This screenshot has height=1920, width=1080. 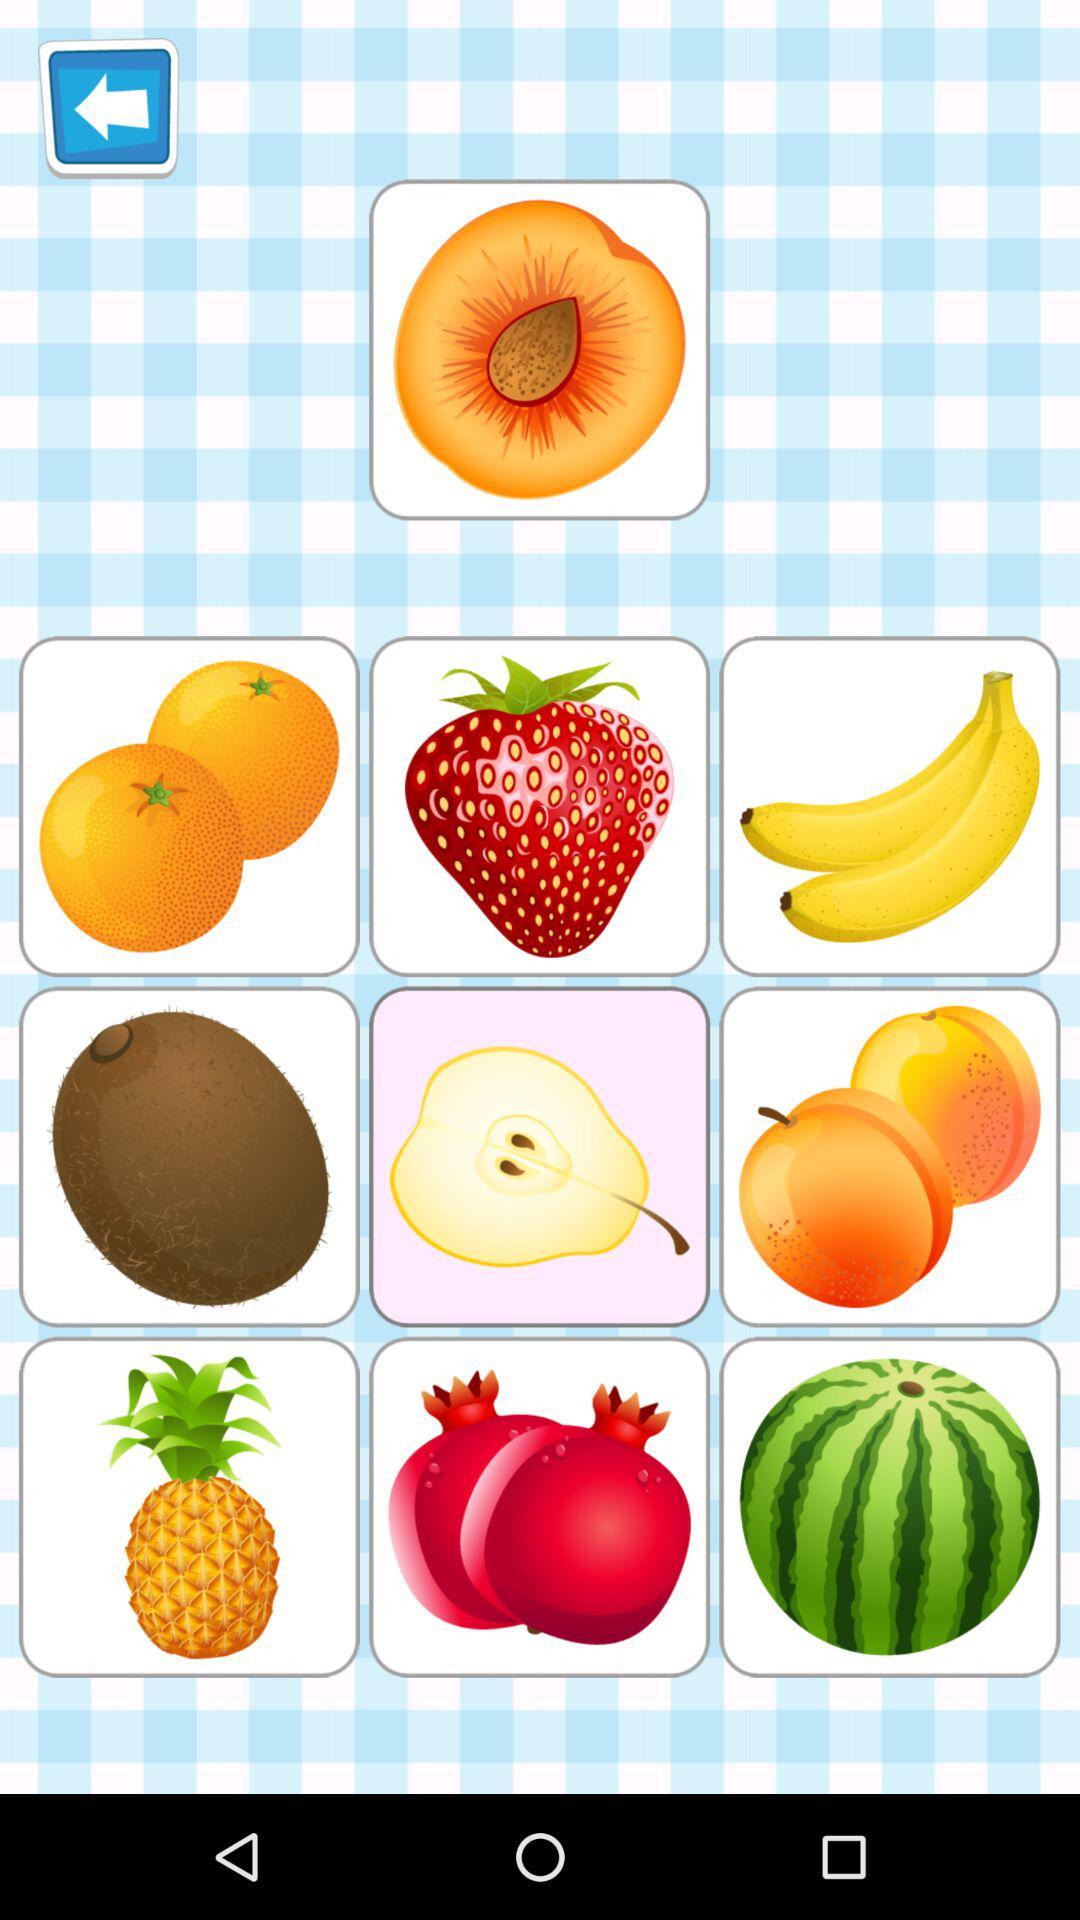 I want to click on fruit, so click(x=538, y=349).